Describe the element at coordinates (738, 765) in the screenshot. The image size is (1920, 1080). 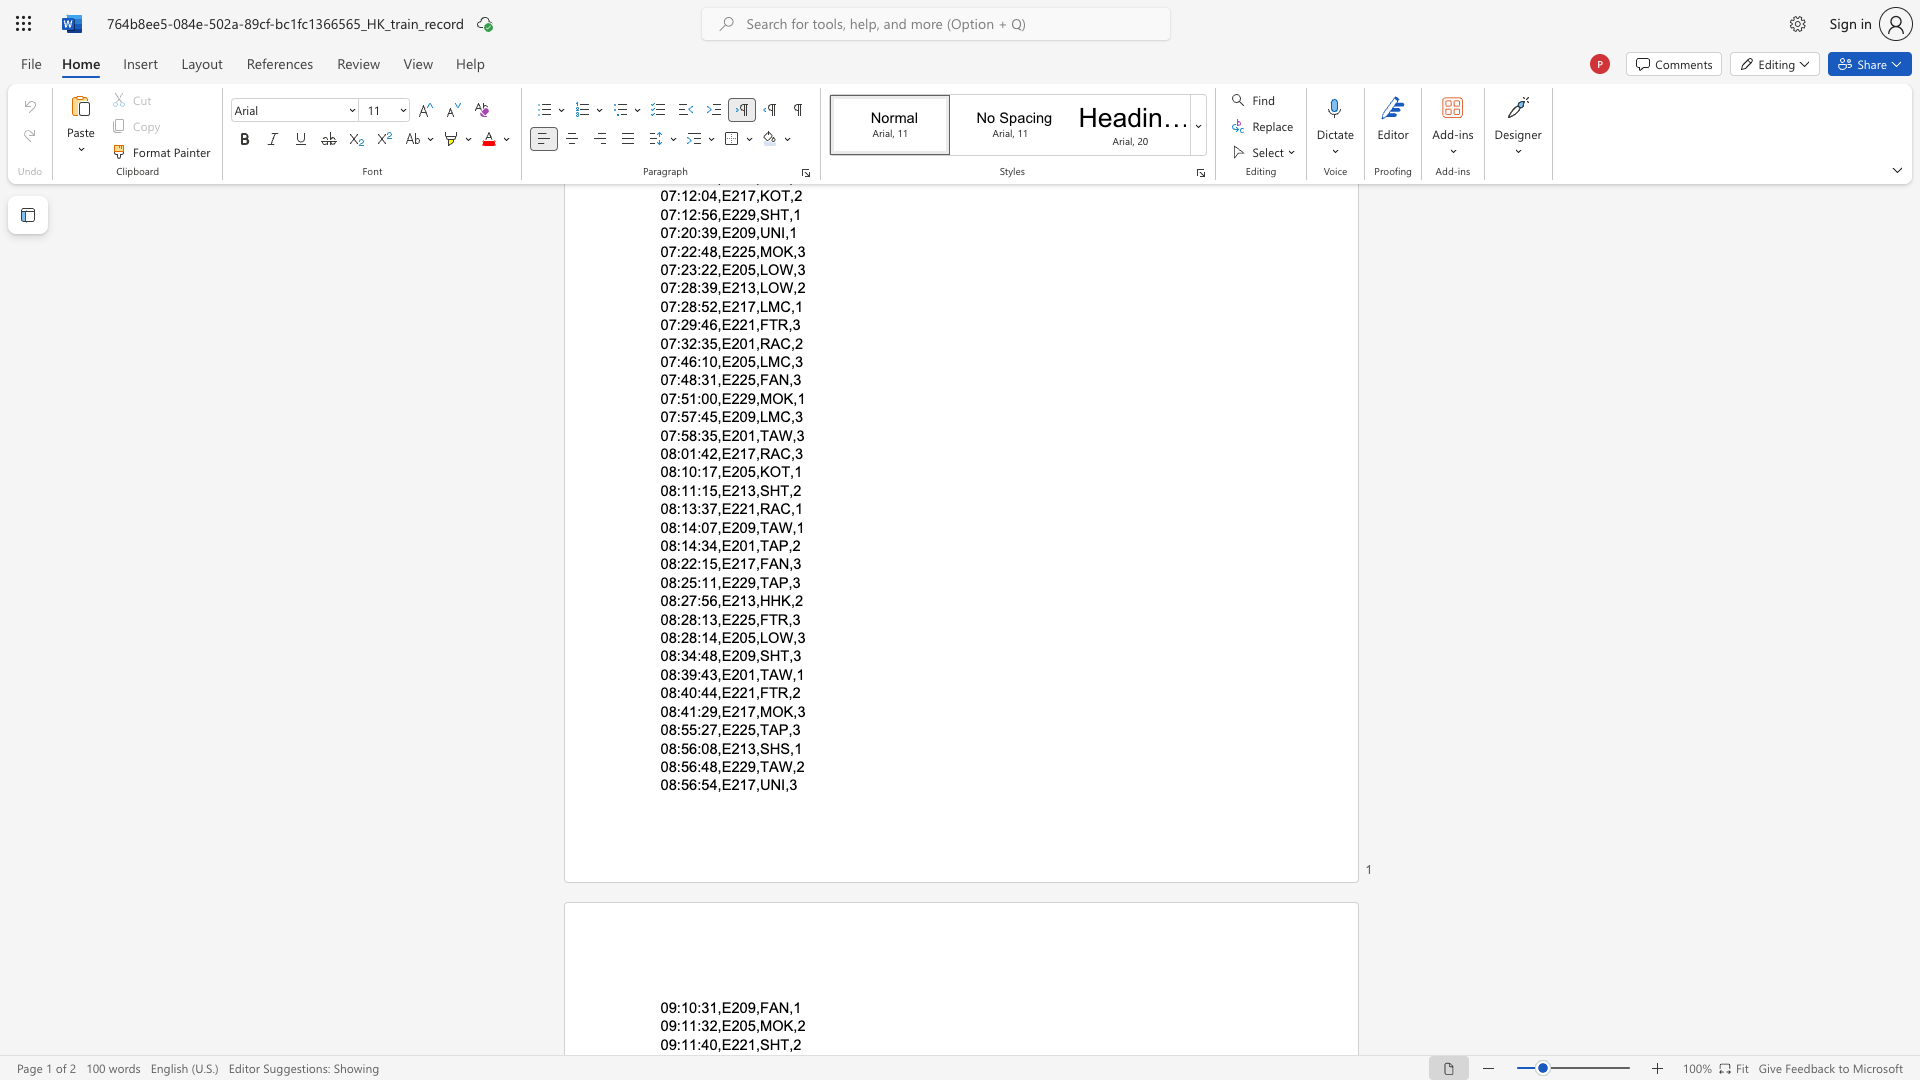
I see `the subset text "29,TAW" within the text "08:56:48,E229,TAW,2"` at that location.